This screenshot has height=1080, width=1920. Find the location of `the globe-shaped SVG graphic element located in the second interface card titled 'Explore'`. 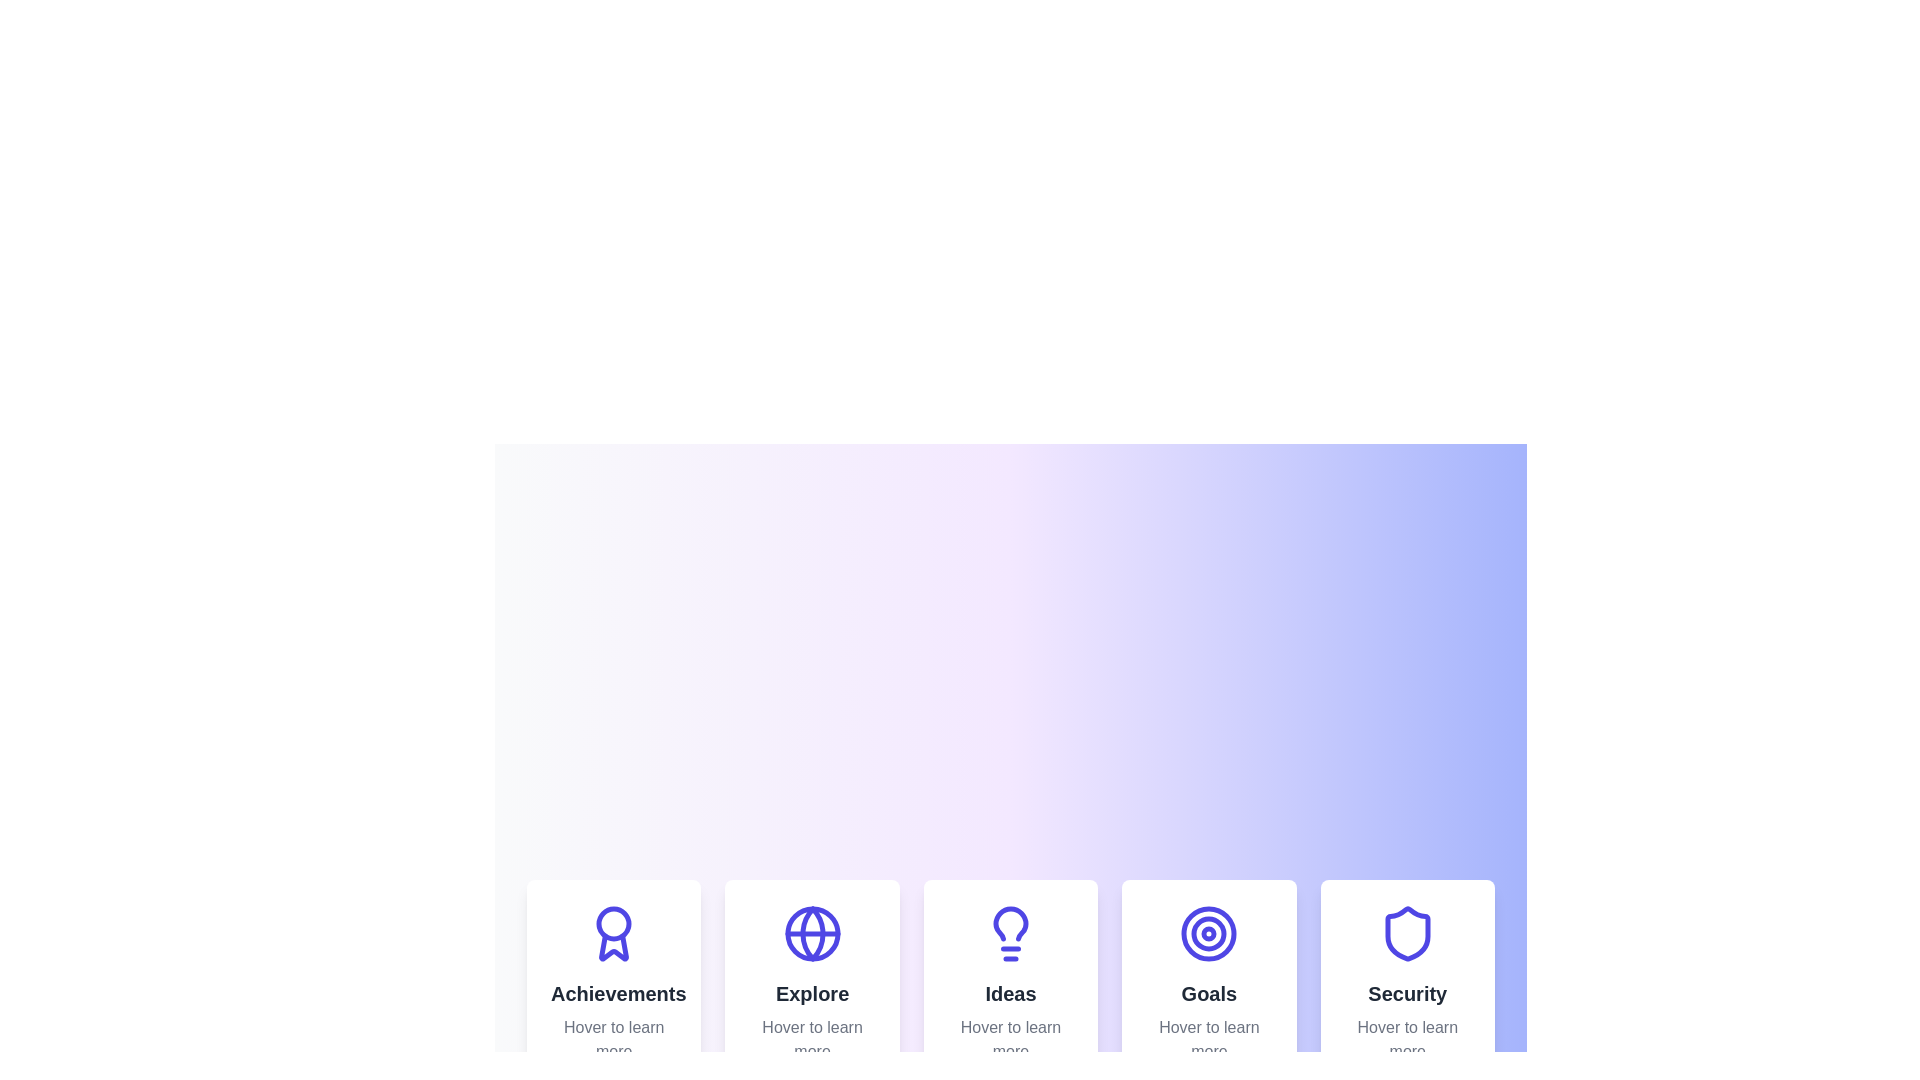

the globe-shaped SVG graphic element located in the second interface card titled 'Explore' is located at coordinates (812, 933).